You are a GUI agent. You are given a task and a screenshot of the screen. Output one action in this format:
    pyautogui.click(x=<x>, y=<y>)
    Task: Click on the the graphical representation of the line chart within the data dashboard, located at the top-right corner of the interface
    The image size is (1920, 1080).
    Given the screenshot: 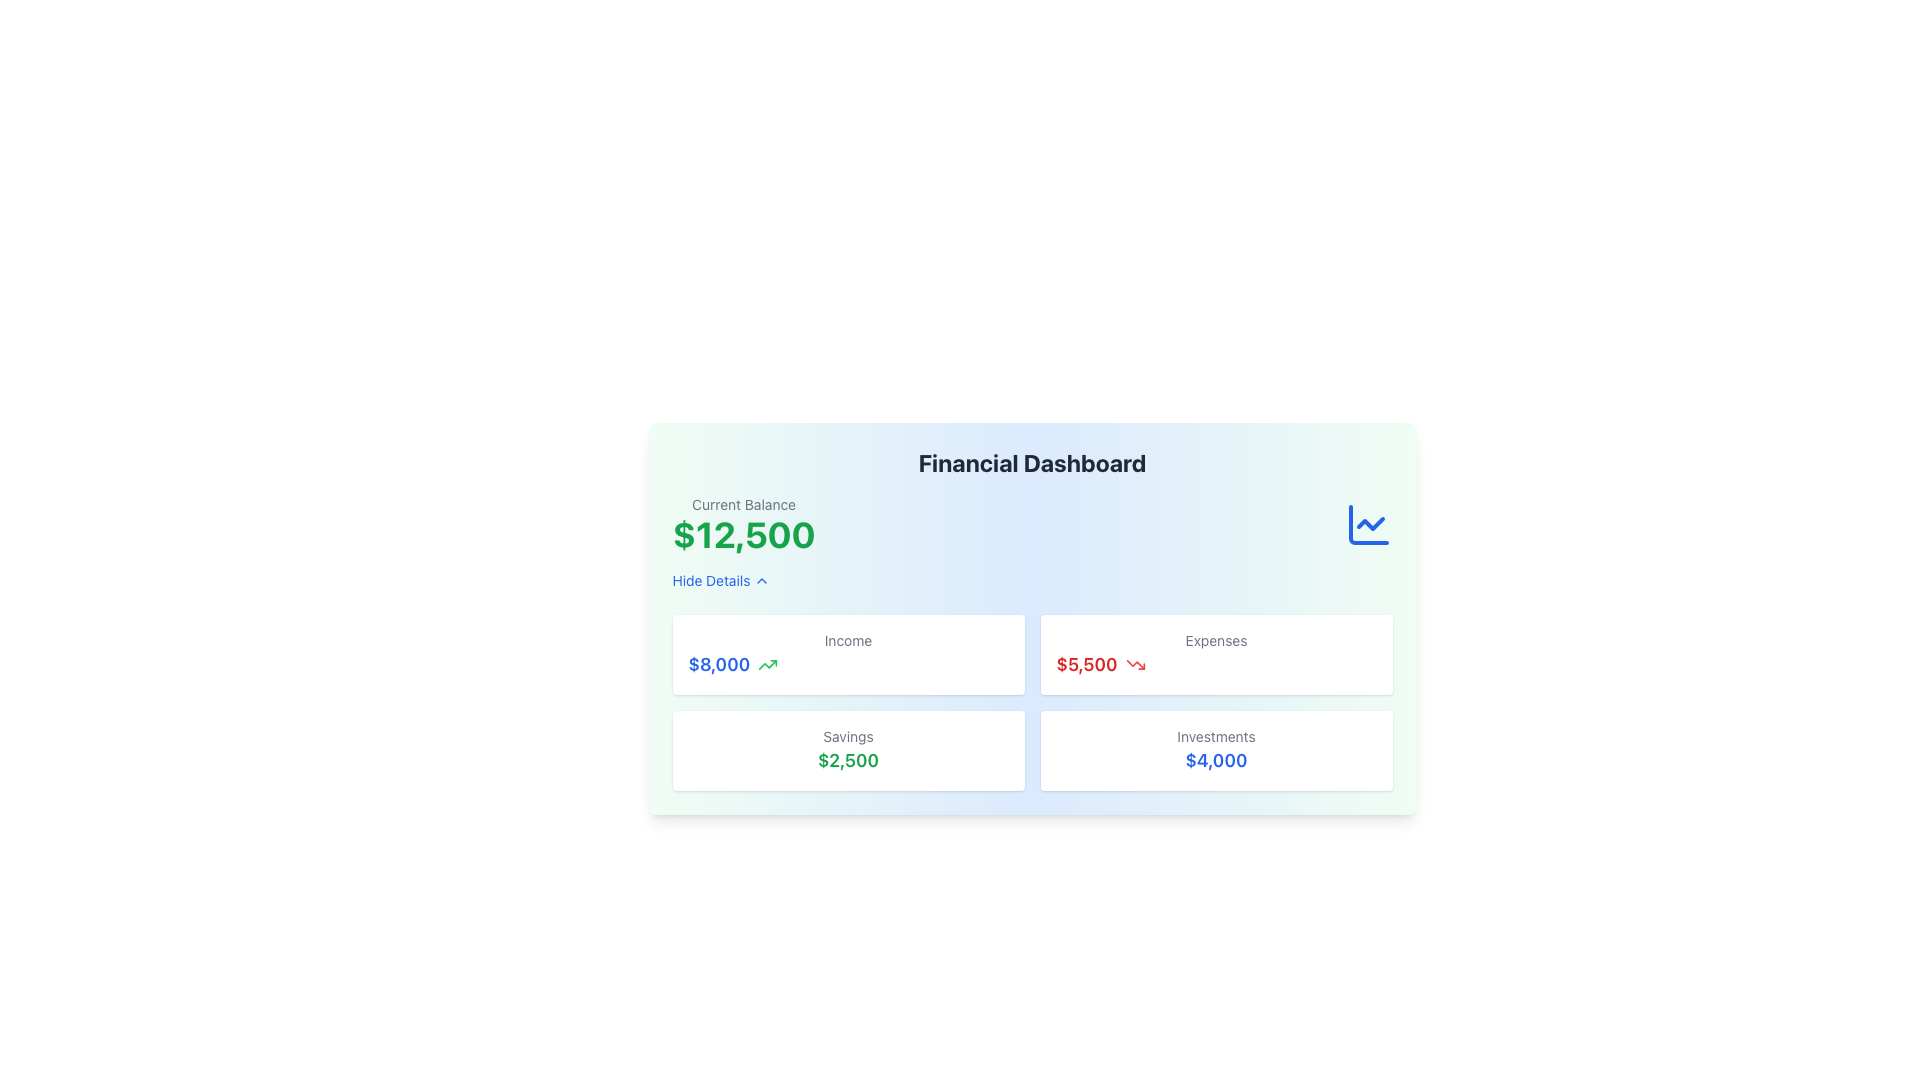 What is the action you would take?
    pyautogui.click(x=1369, y=523)
    